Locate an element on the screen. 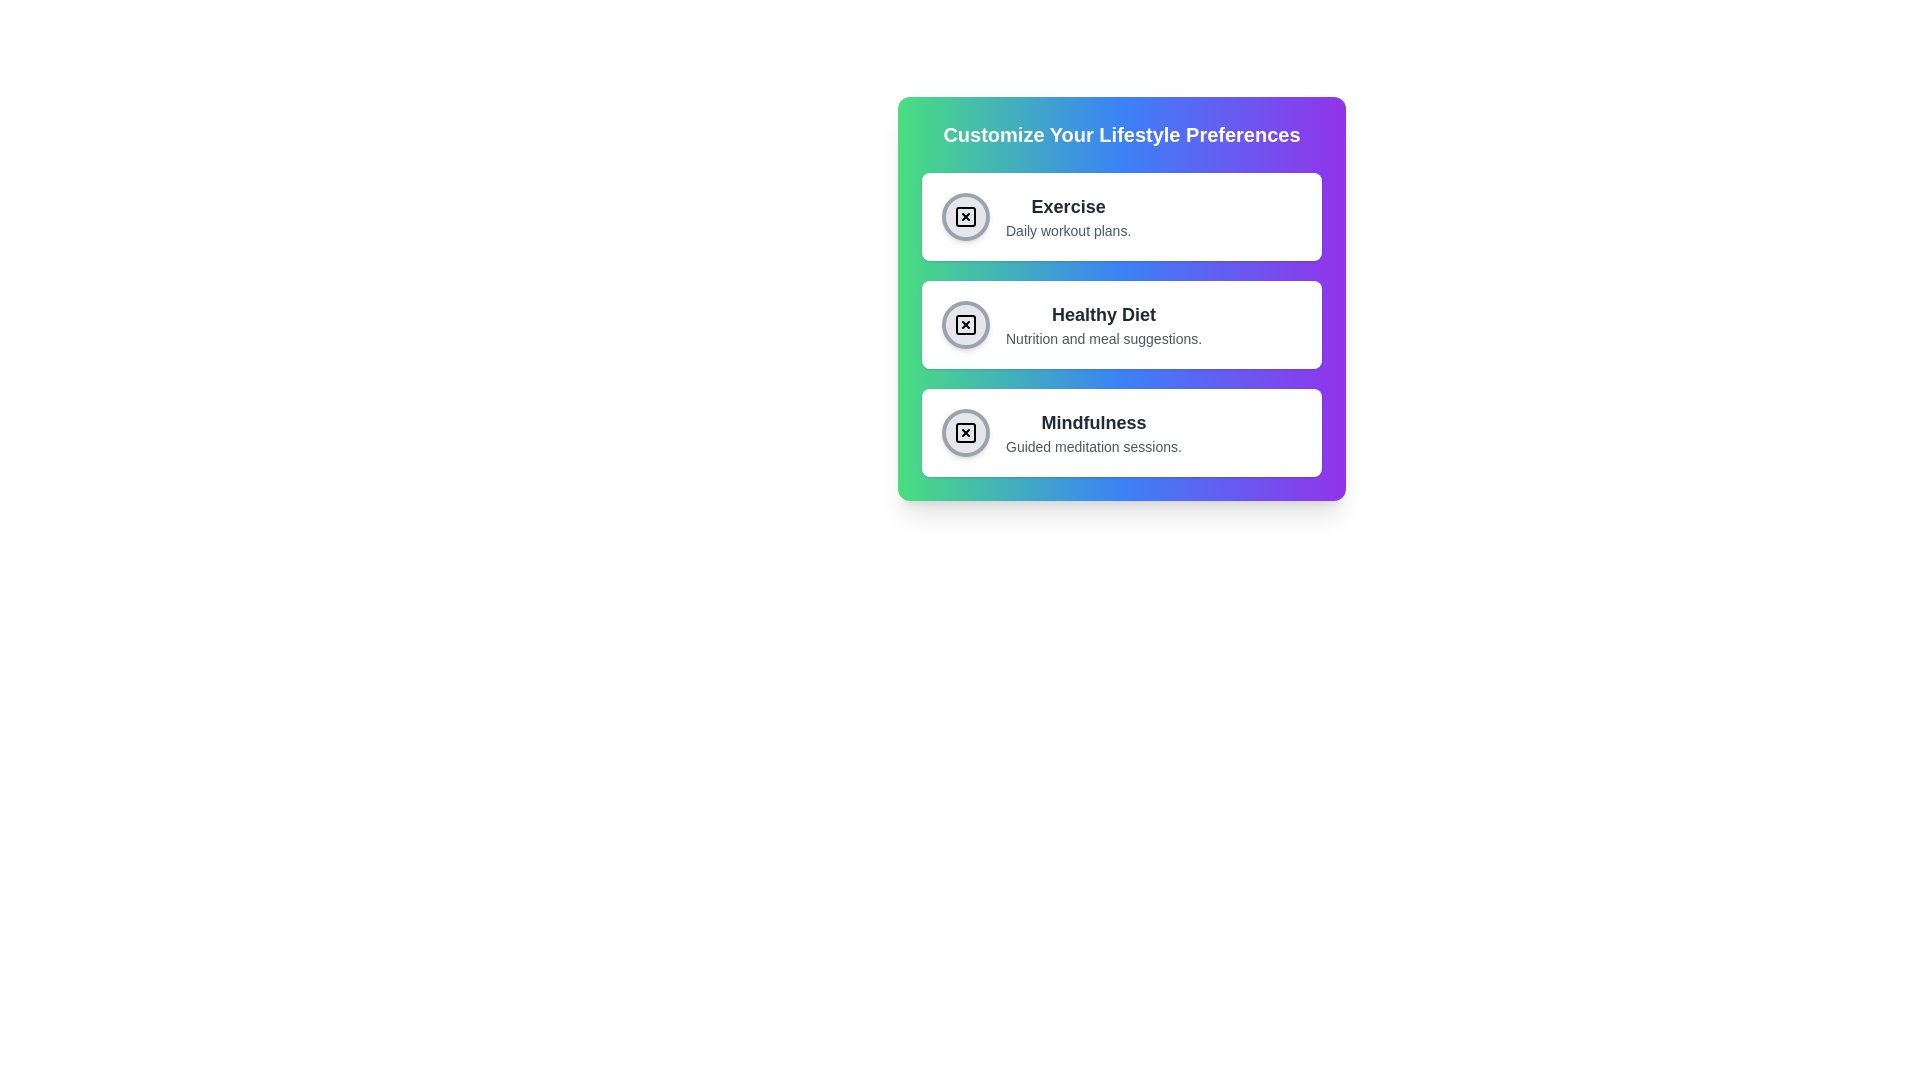  the dismiss or close icon located near the right edge of the 'Mindfulness' option is located at coordinates (965, 431).